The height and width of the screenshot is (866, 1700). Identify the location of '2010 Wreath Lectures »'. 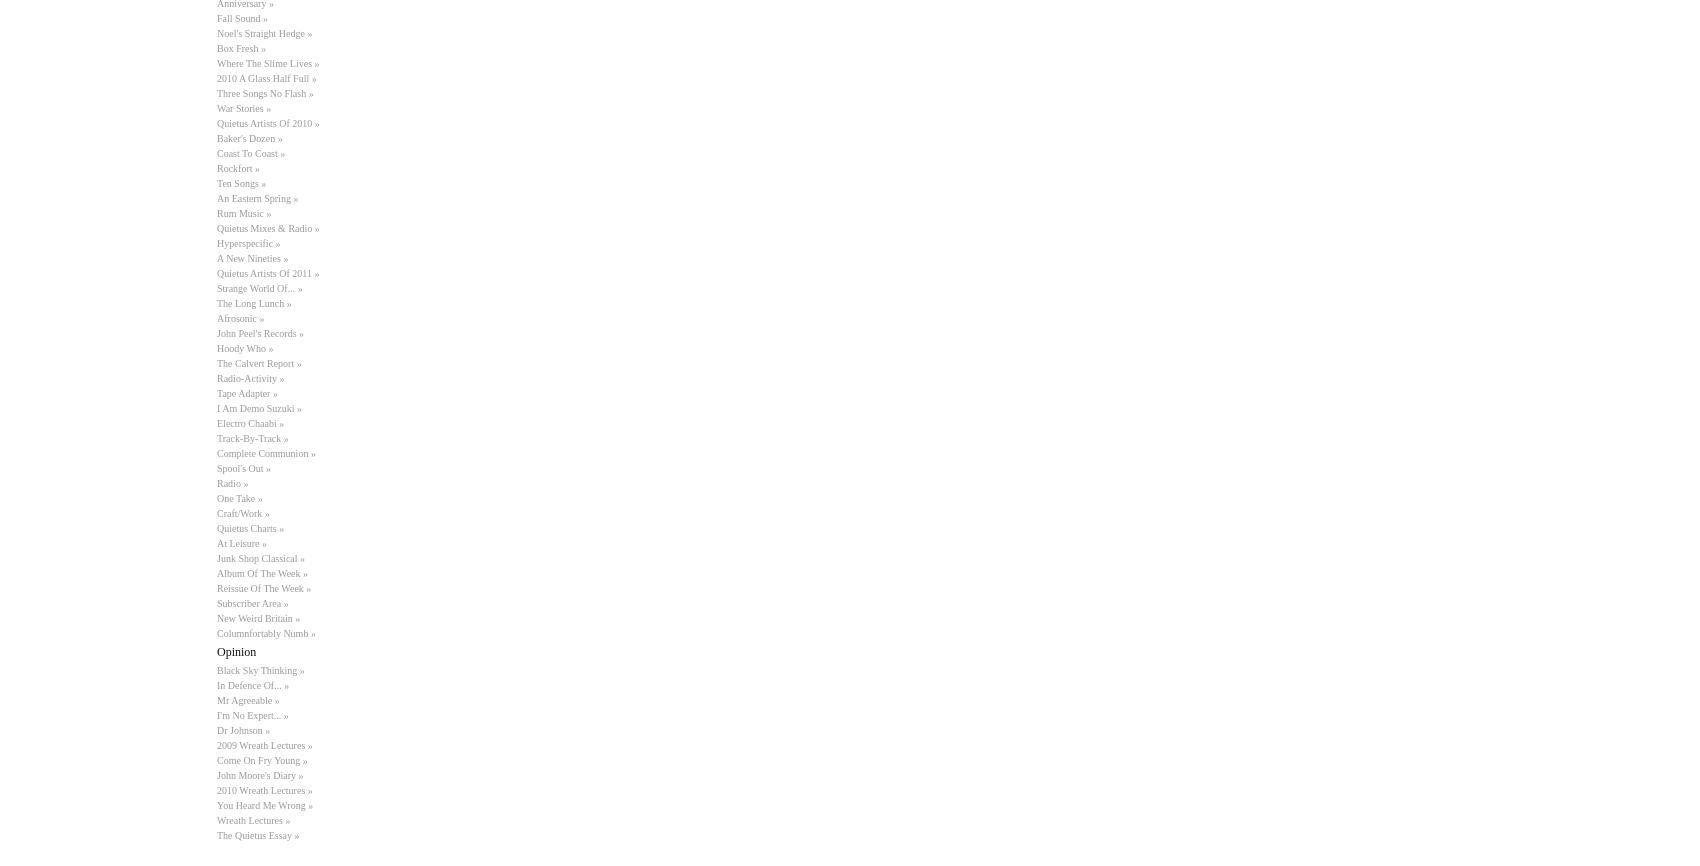
(264, 789).